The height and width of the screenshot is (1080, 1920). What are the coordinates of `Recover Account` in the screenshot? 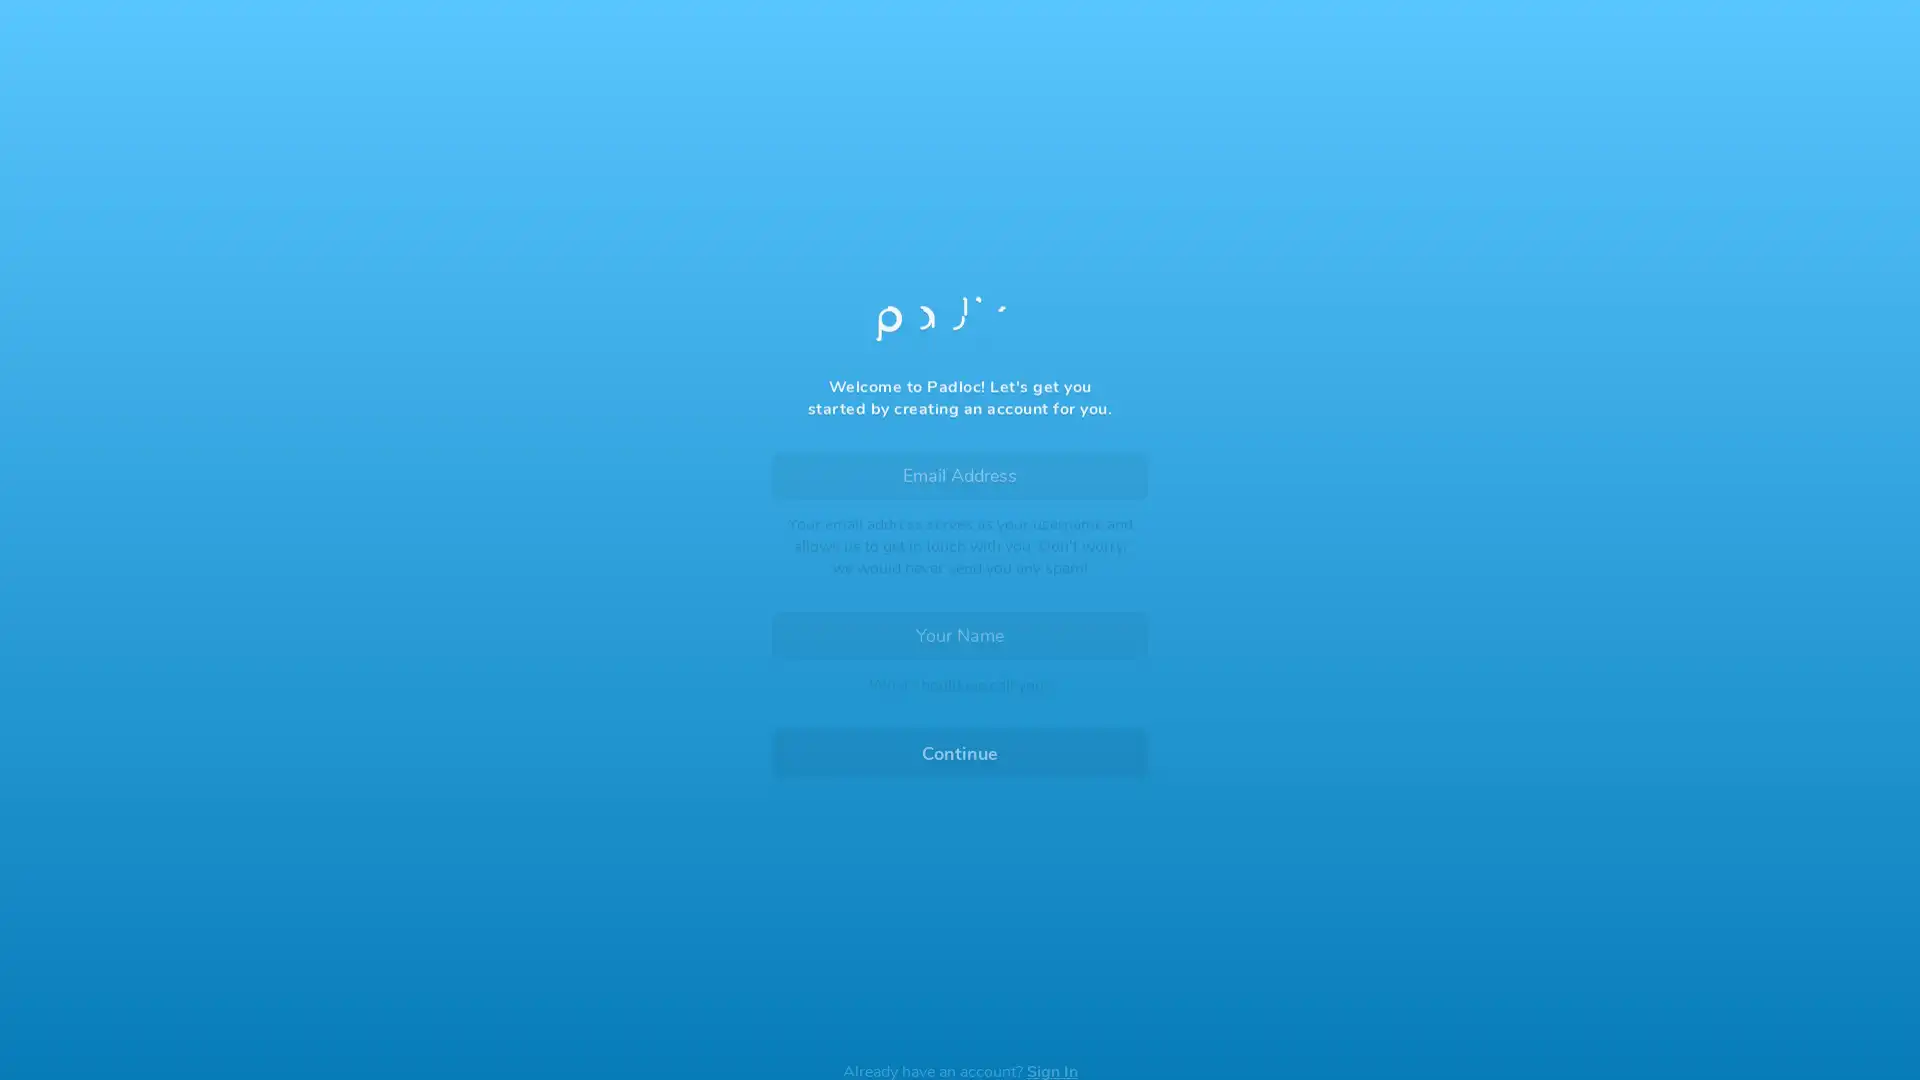 It's located at (960, 913).